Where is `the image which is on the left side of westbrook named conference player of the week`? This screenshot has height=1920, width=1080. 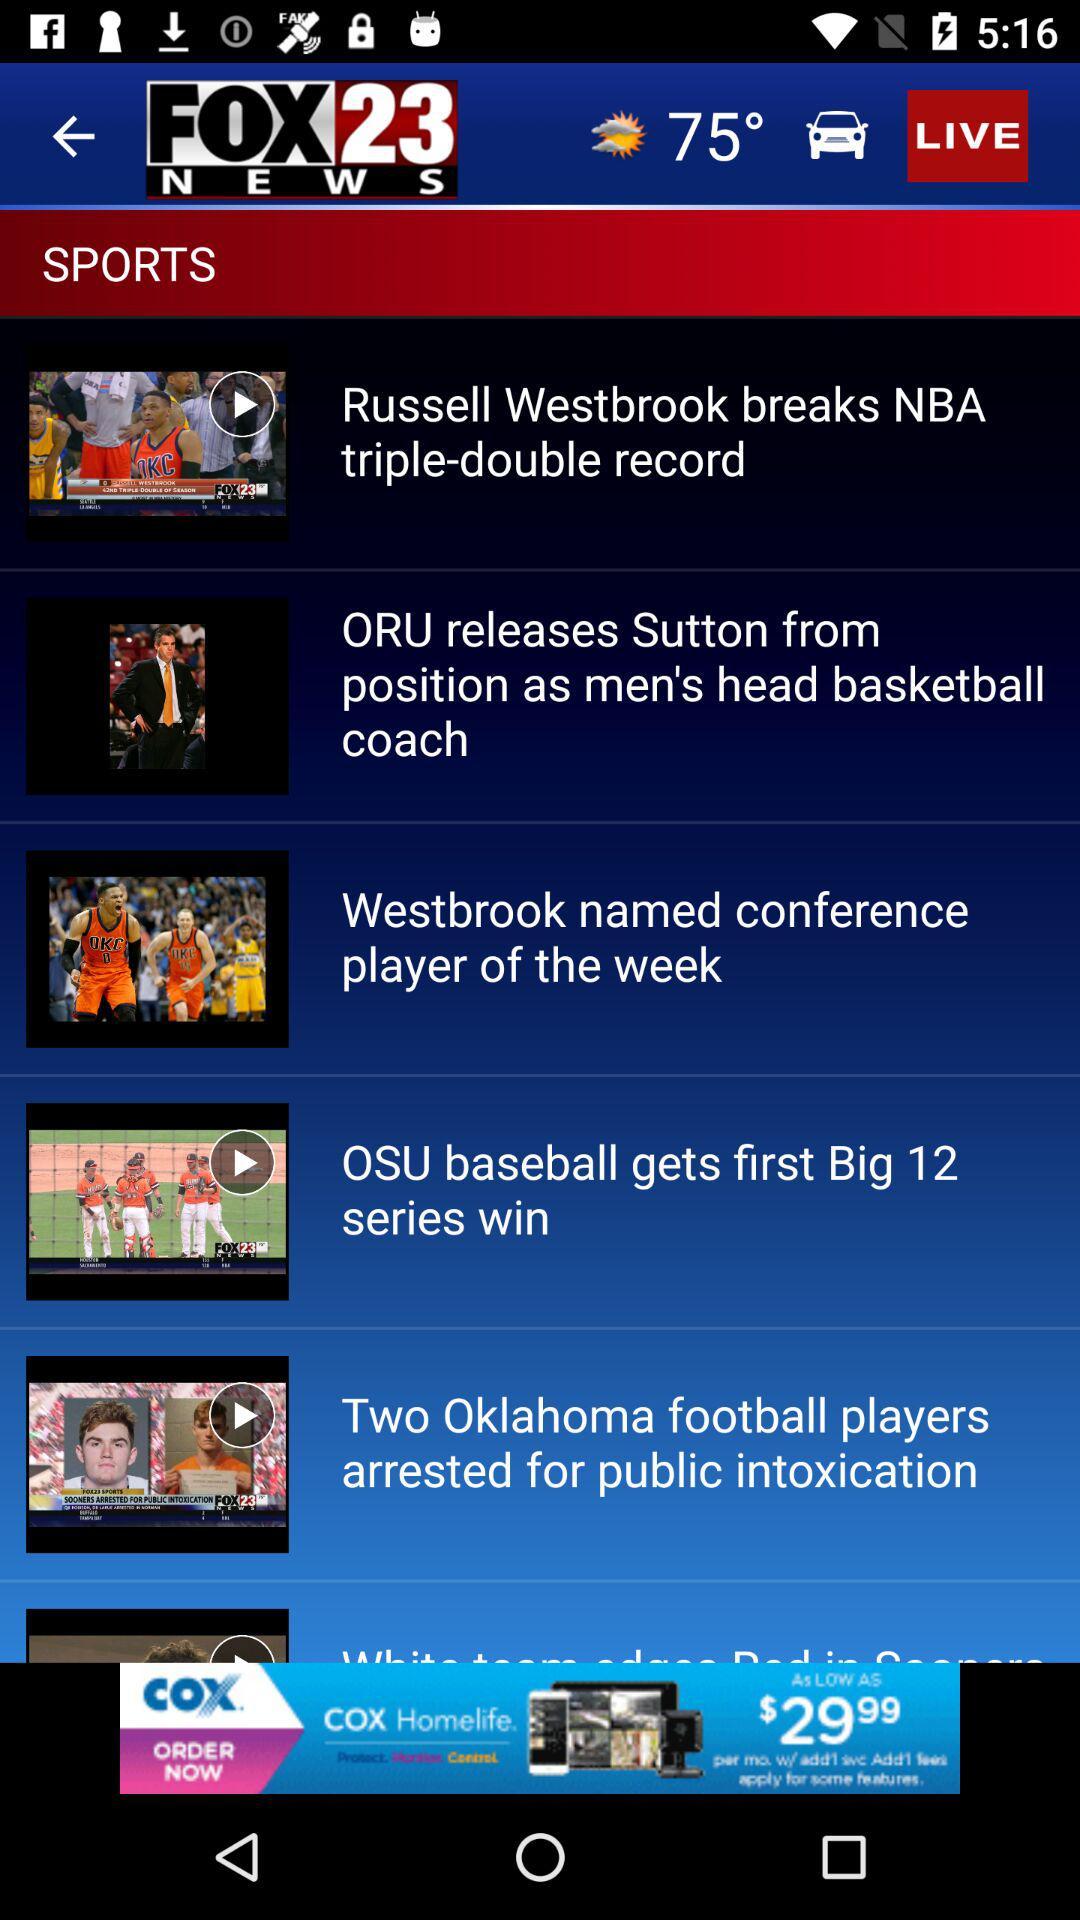 the image which is on the left side of westbrook named conference player of the week is located at coordinates (156, 948).